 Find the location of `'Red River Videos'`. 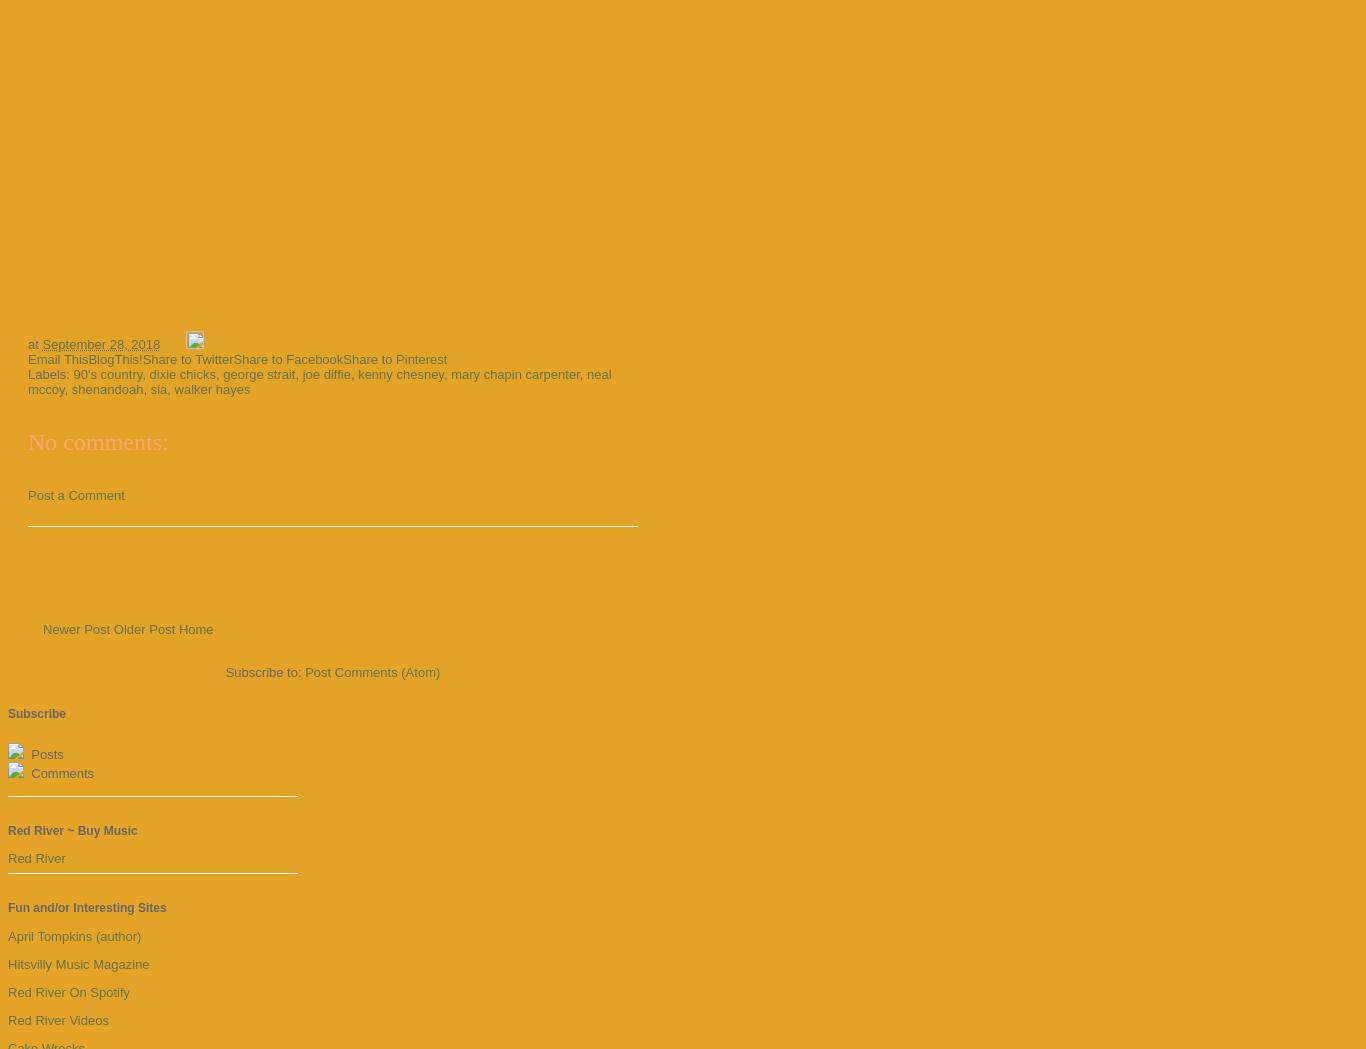

'Red River Videos' is located at coordinates (58, 1019).